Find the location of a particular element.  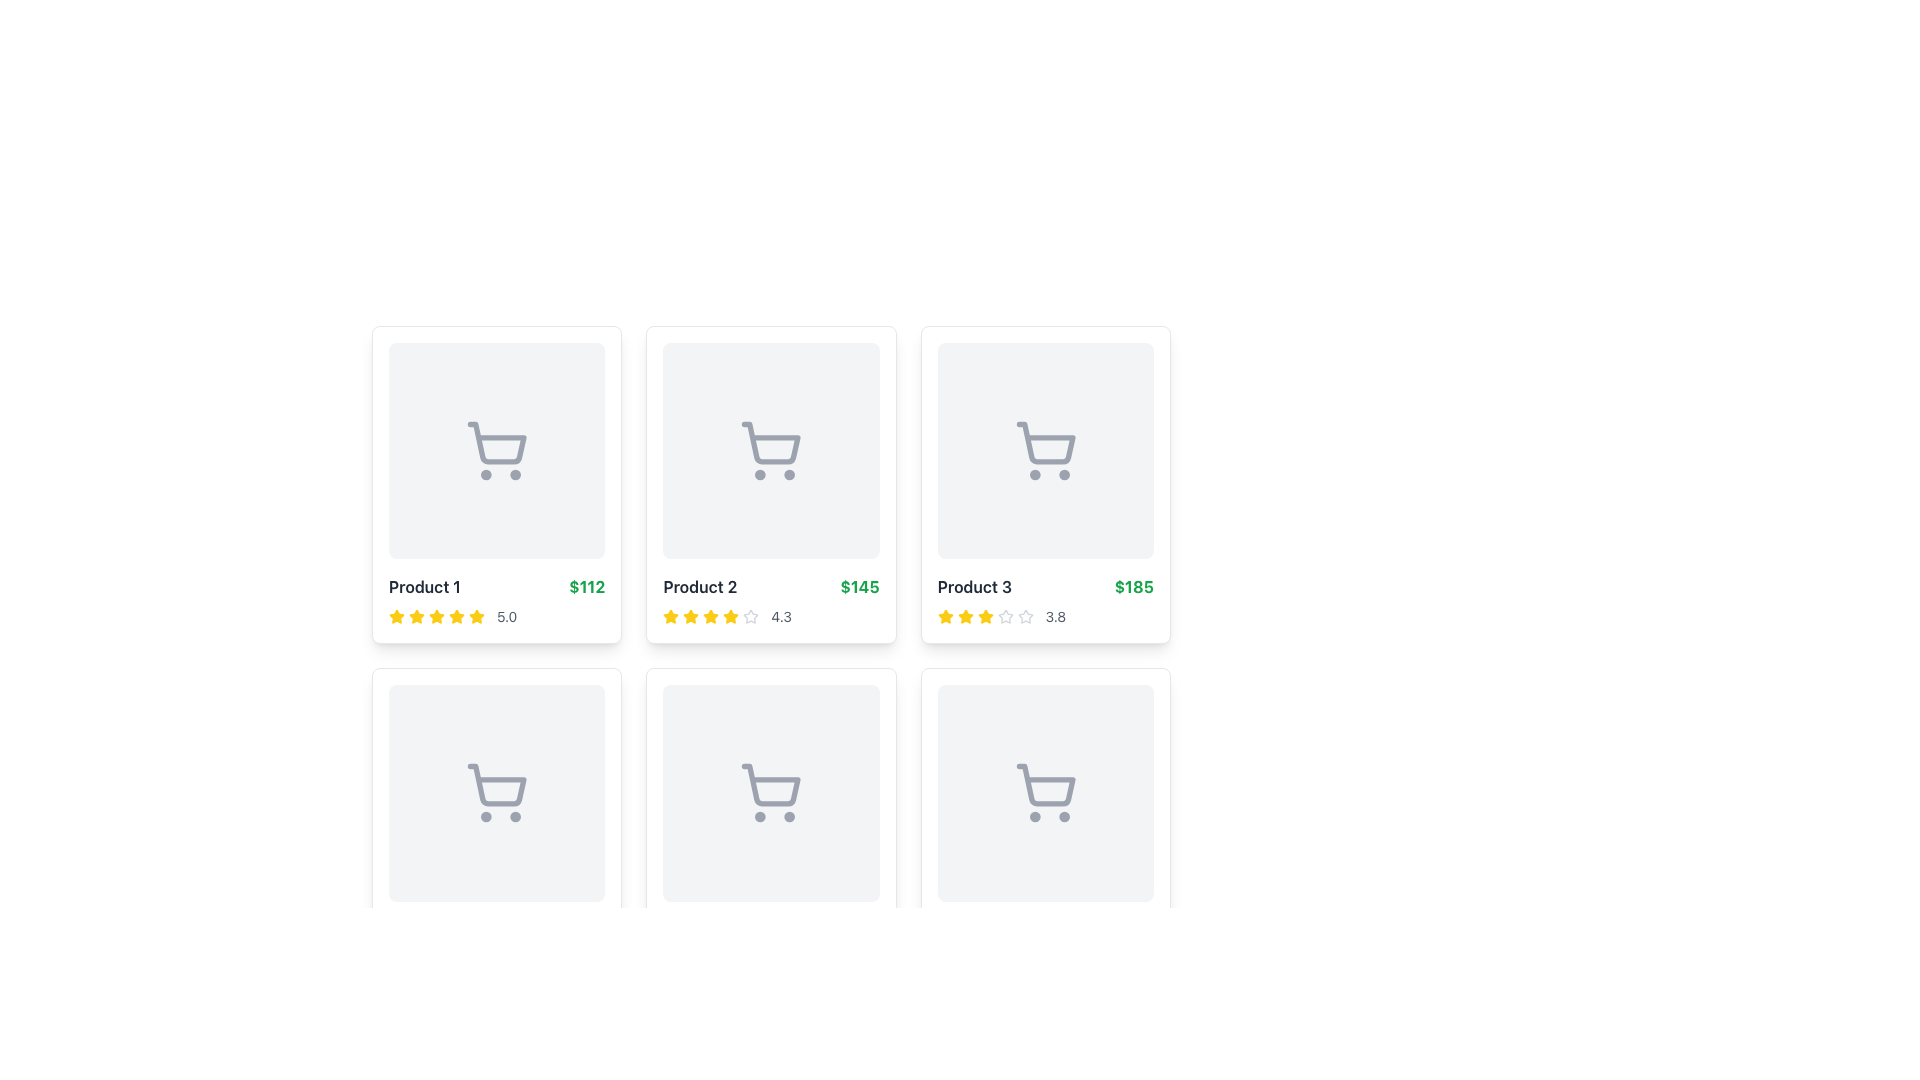

Text label element that serves as the title or label of the product, positioned in the top-left part of the product card, directly above the star rating and to the left of the price information is located at coordinates (423, 586).